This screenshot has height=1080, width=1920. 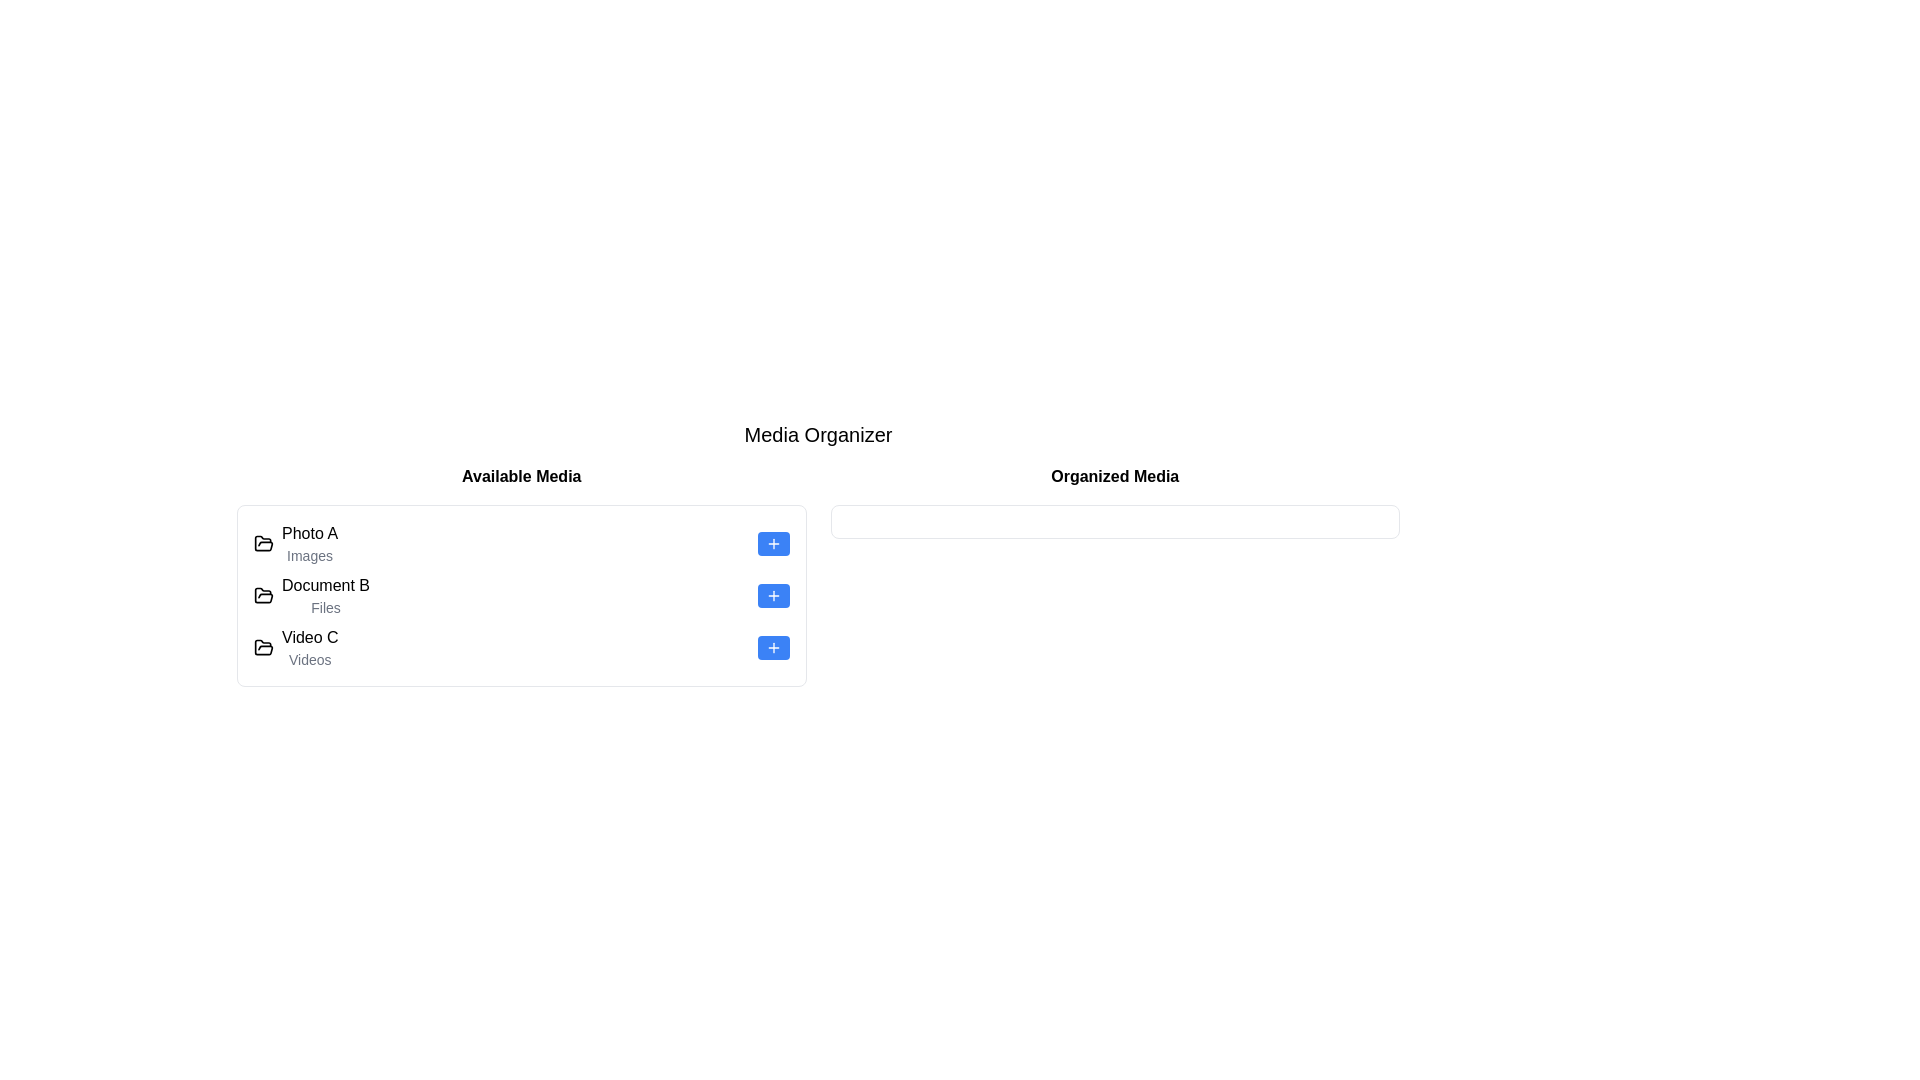 What do you see at coordinates (772, 595) in the screenshot?
I see `the small blue circular icon with a white plus symbol, which is the second button in a vertical sequence of similar icons located to the right of the 'Available Media' list` at bounding box center [772, 595].